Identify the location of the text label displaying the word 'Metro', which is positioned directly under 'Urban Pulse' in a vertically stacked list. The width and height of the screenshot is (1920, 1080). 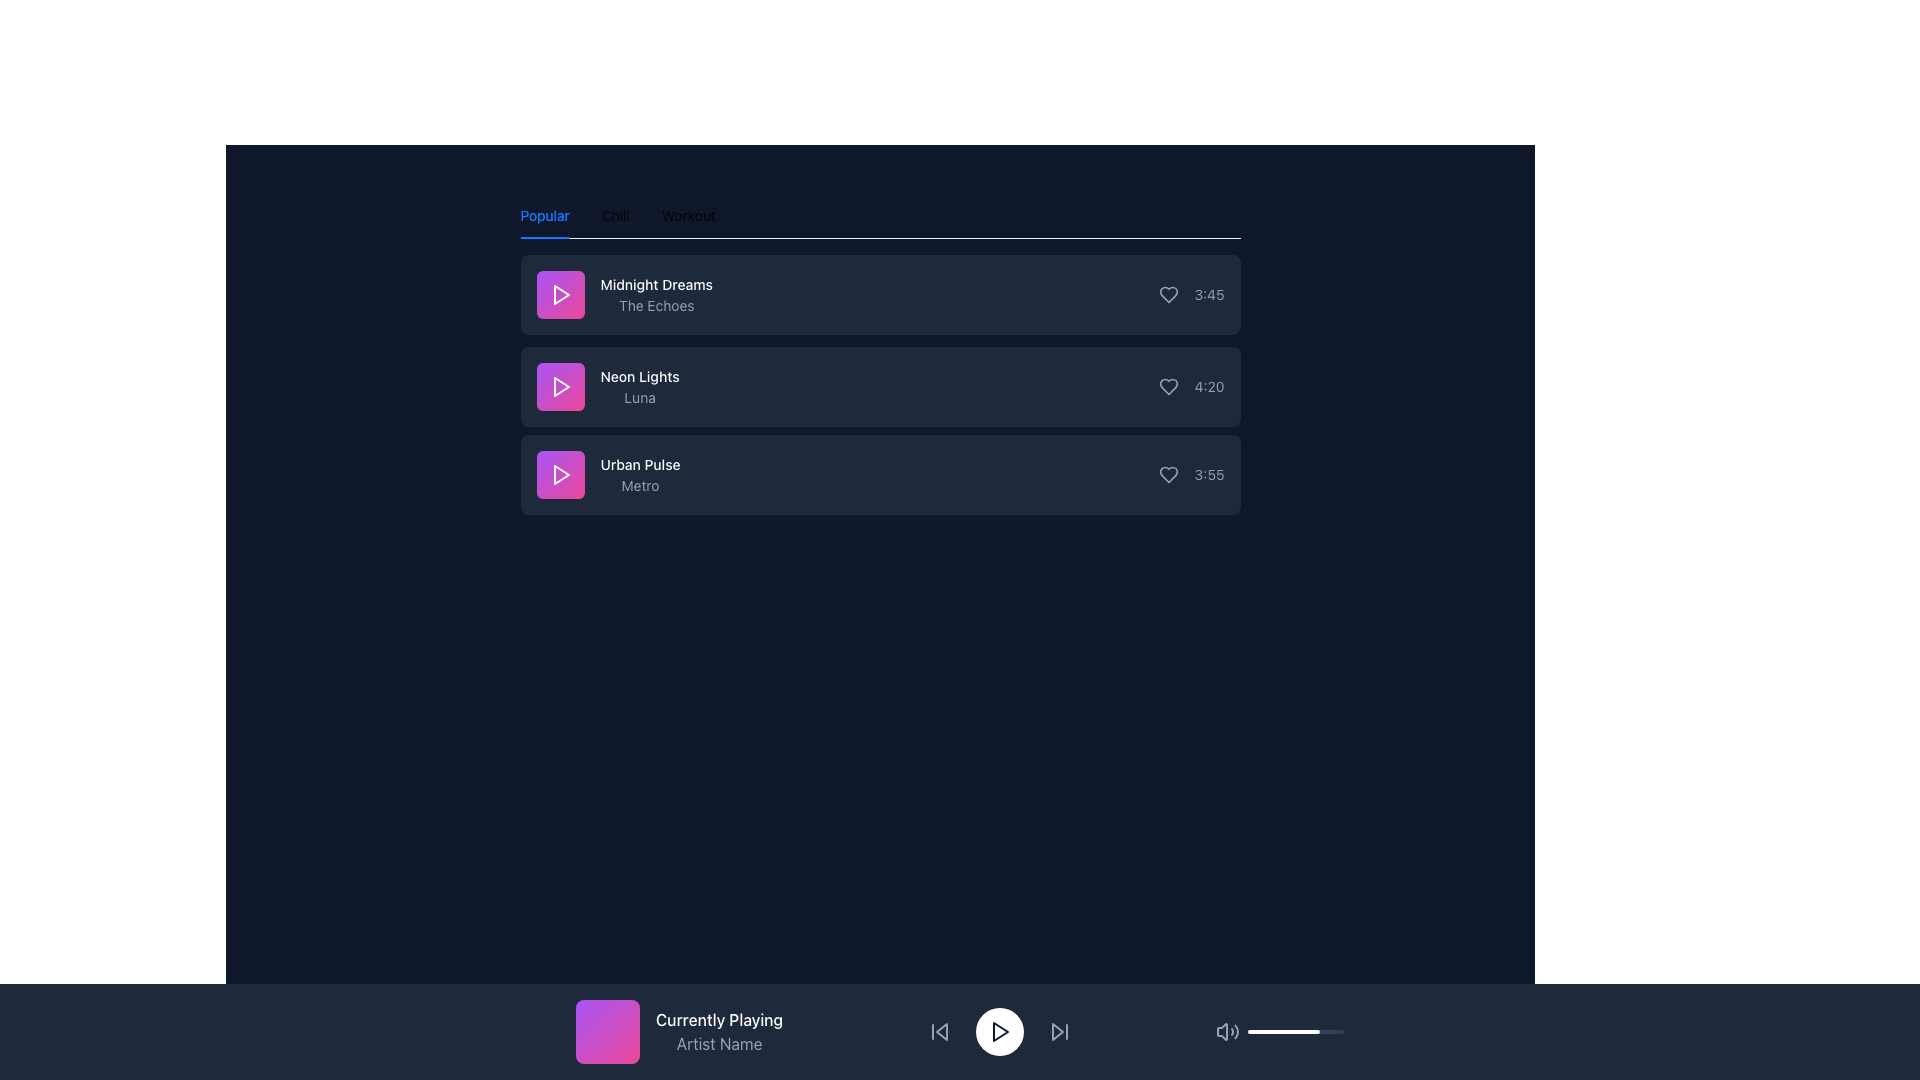
(640, 486).